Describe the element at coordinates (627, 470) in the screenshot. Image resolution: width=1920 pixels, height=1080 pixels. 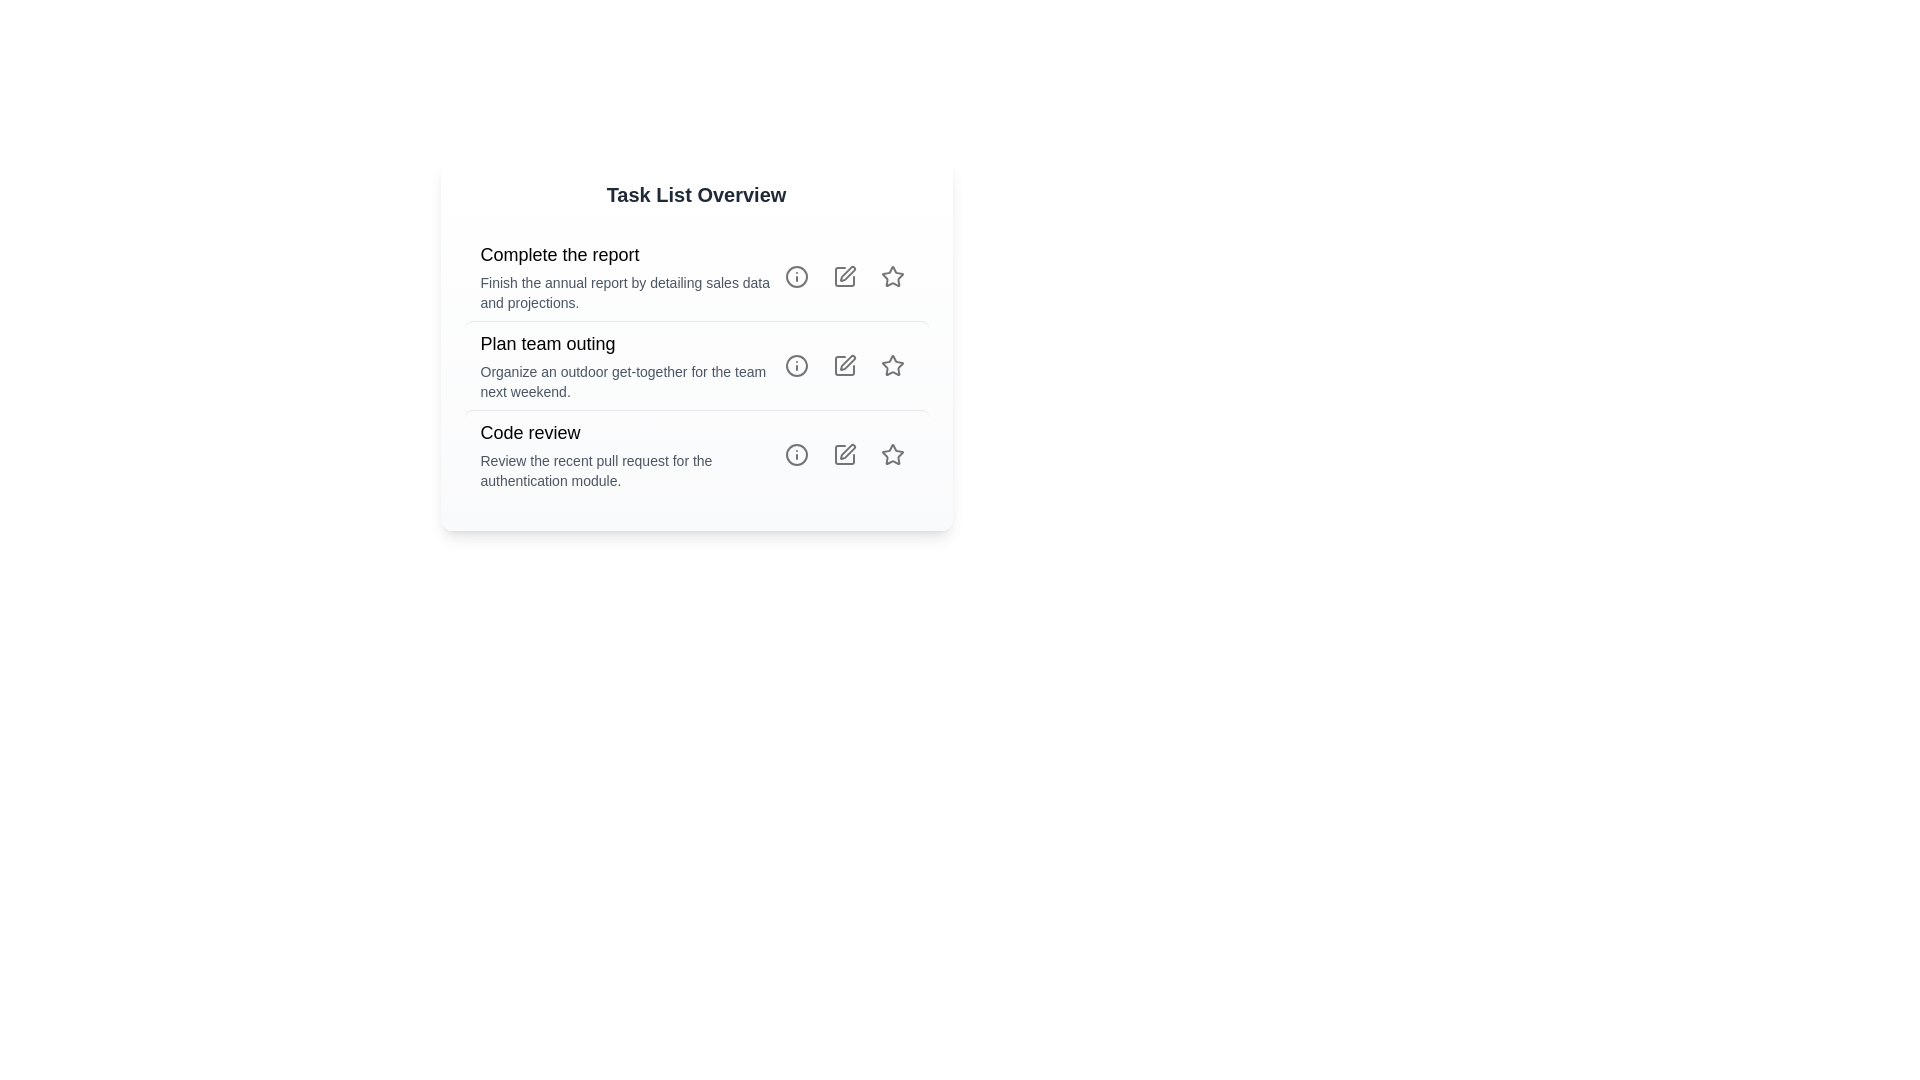
I see `the static text element that provides additional details about the 'Code review' task, located below the 'Code review' title in the task list` at that location.